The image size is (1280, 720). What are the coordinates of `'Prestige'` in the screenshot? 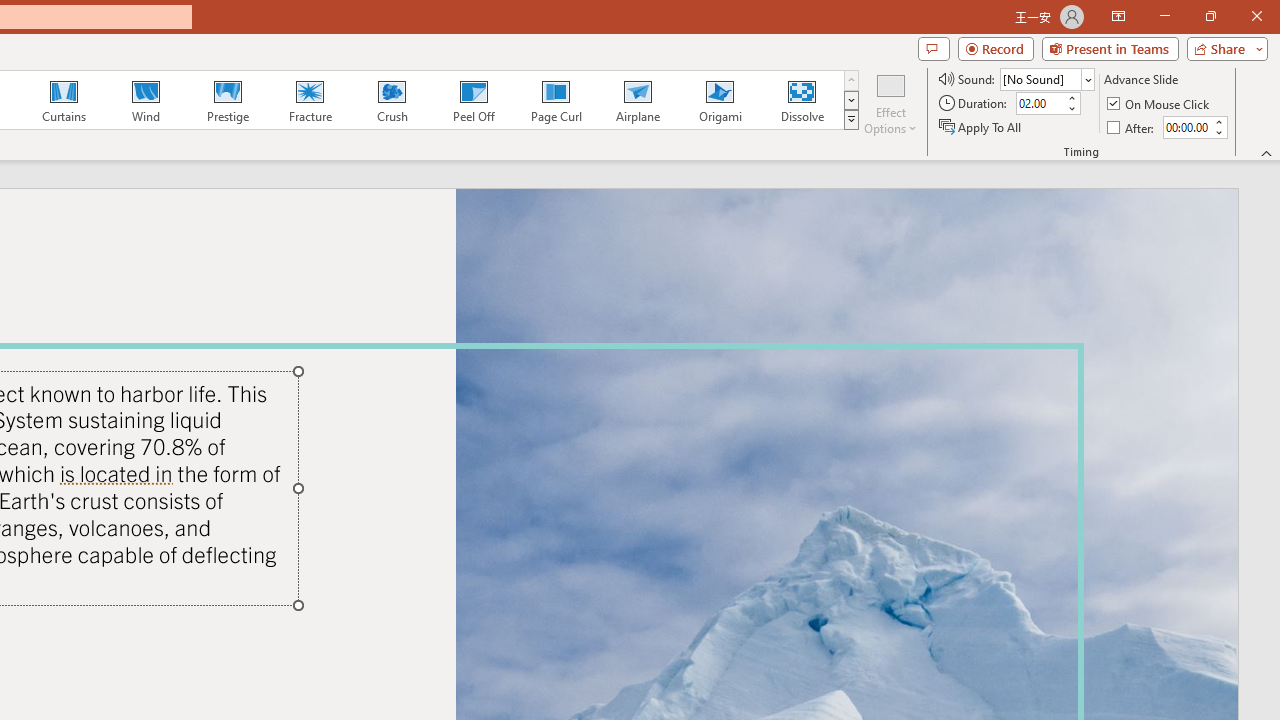 It's located at (227, 100).